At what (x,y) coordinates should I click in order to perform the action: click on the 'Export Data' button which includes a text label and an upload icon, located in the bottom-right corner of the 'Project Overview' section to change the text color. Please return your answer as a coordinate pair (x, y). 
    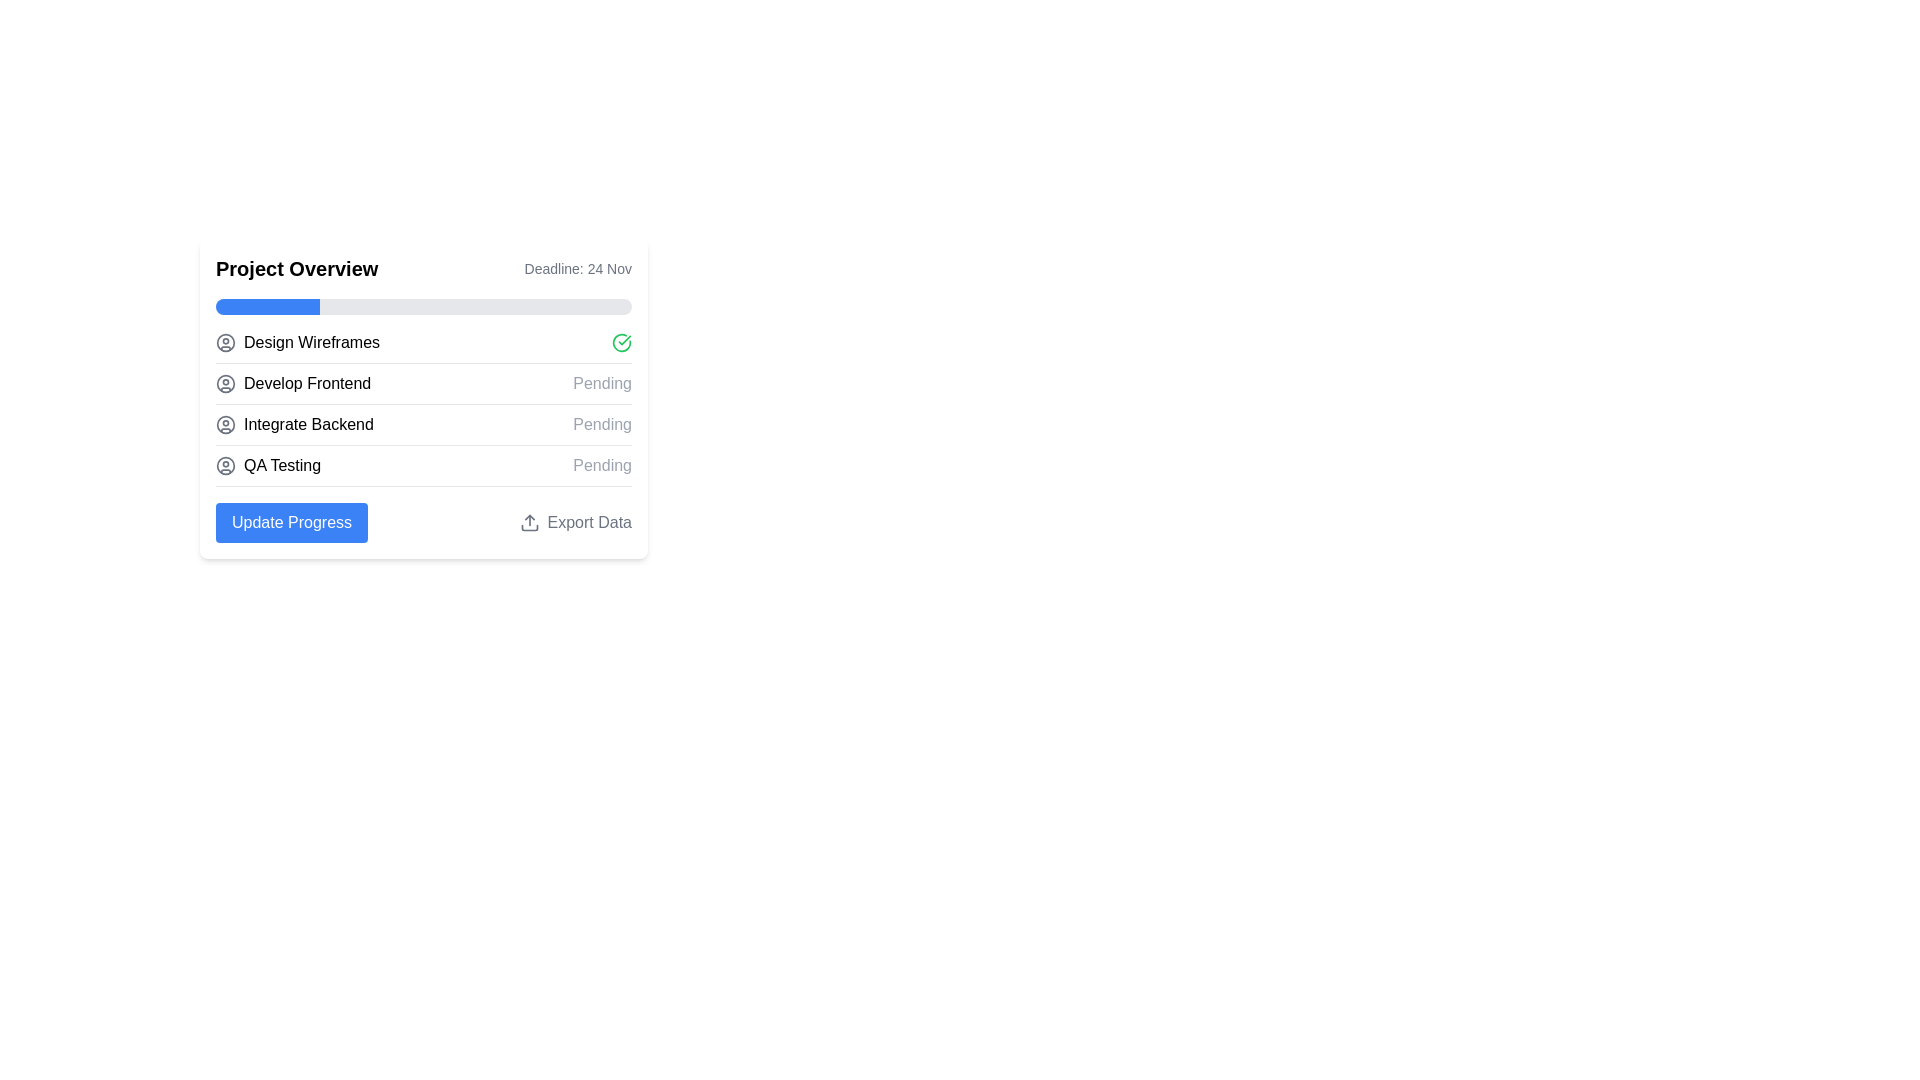
    Looking at the image, I should click on (574, 522).